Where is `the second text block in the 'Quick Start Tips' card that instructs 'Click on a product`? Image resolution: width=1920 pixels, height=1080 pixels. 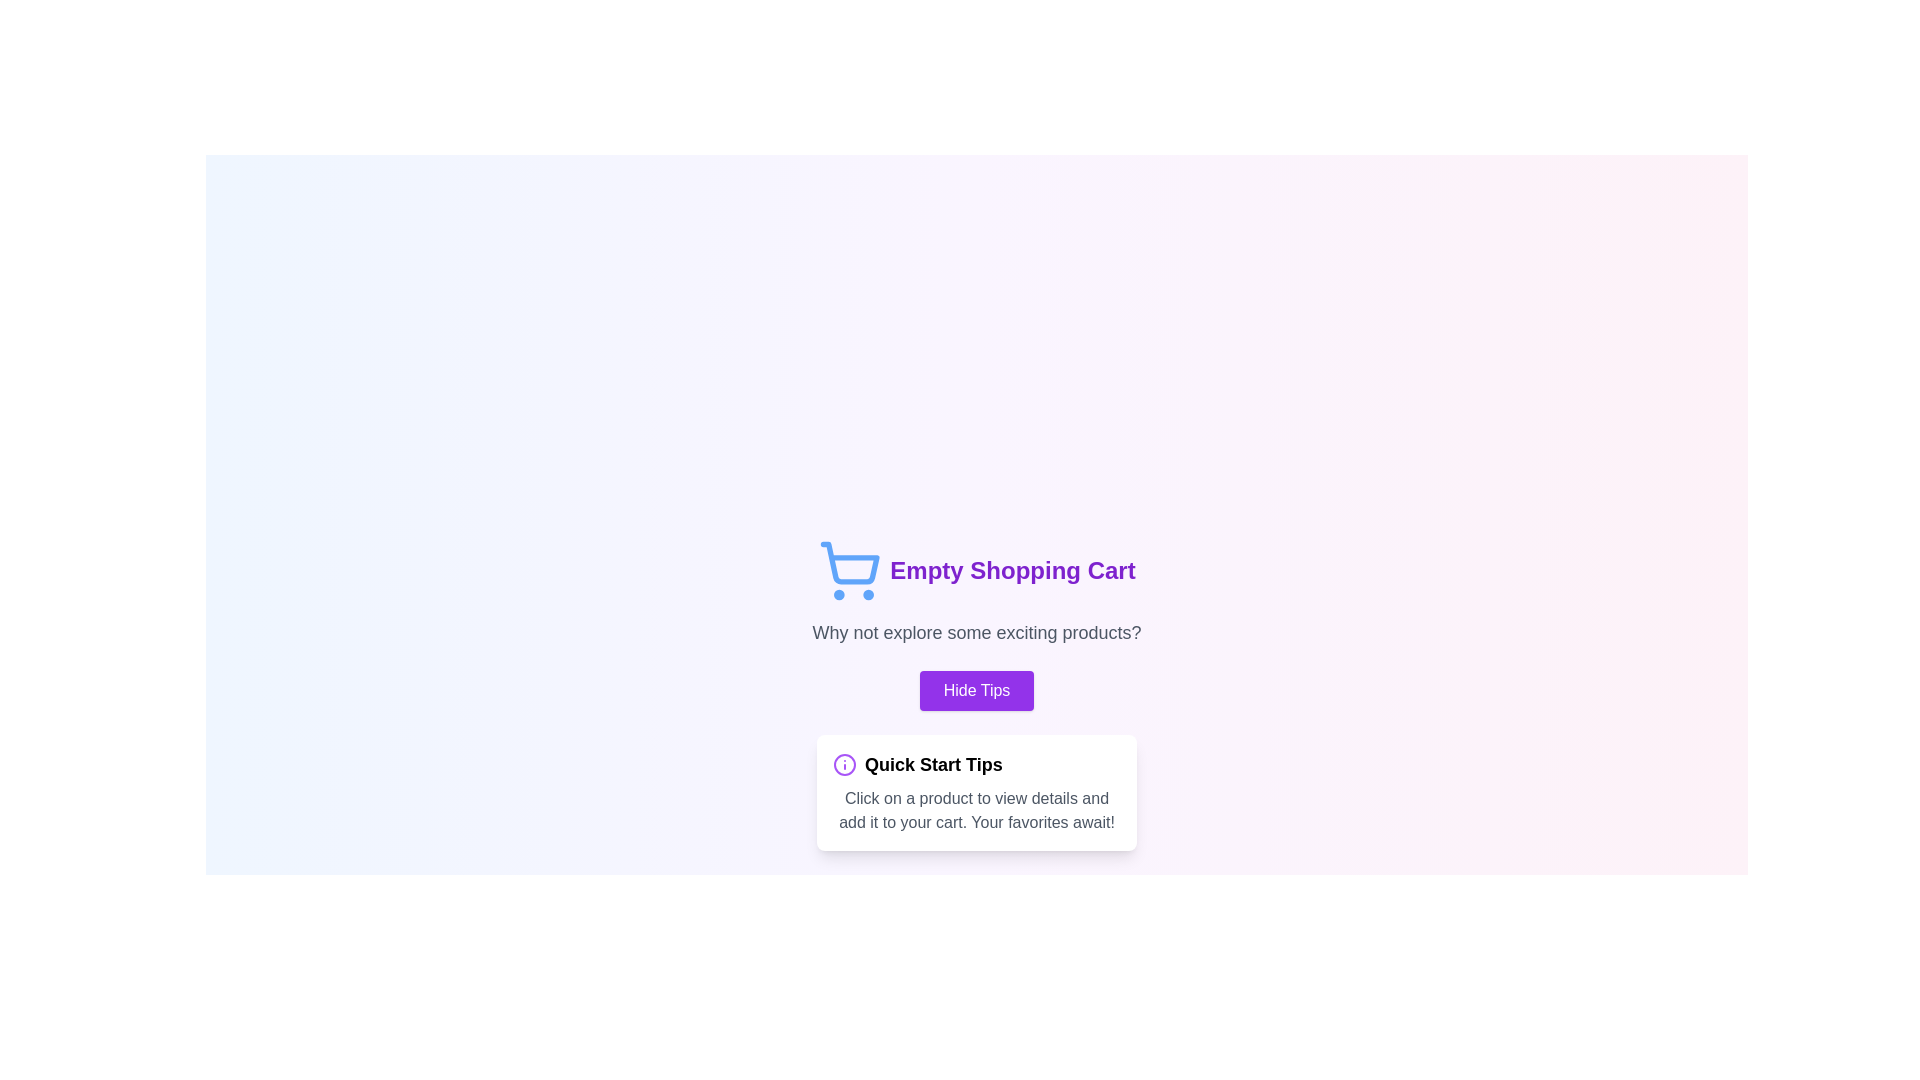 the second text block in the 'Quick Start Tips' card that instructs 'Click on a product is located at coordinates (977, 810).